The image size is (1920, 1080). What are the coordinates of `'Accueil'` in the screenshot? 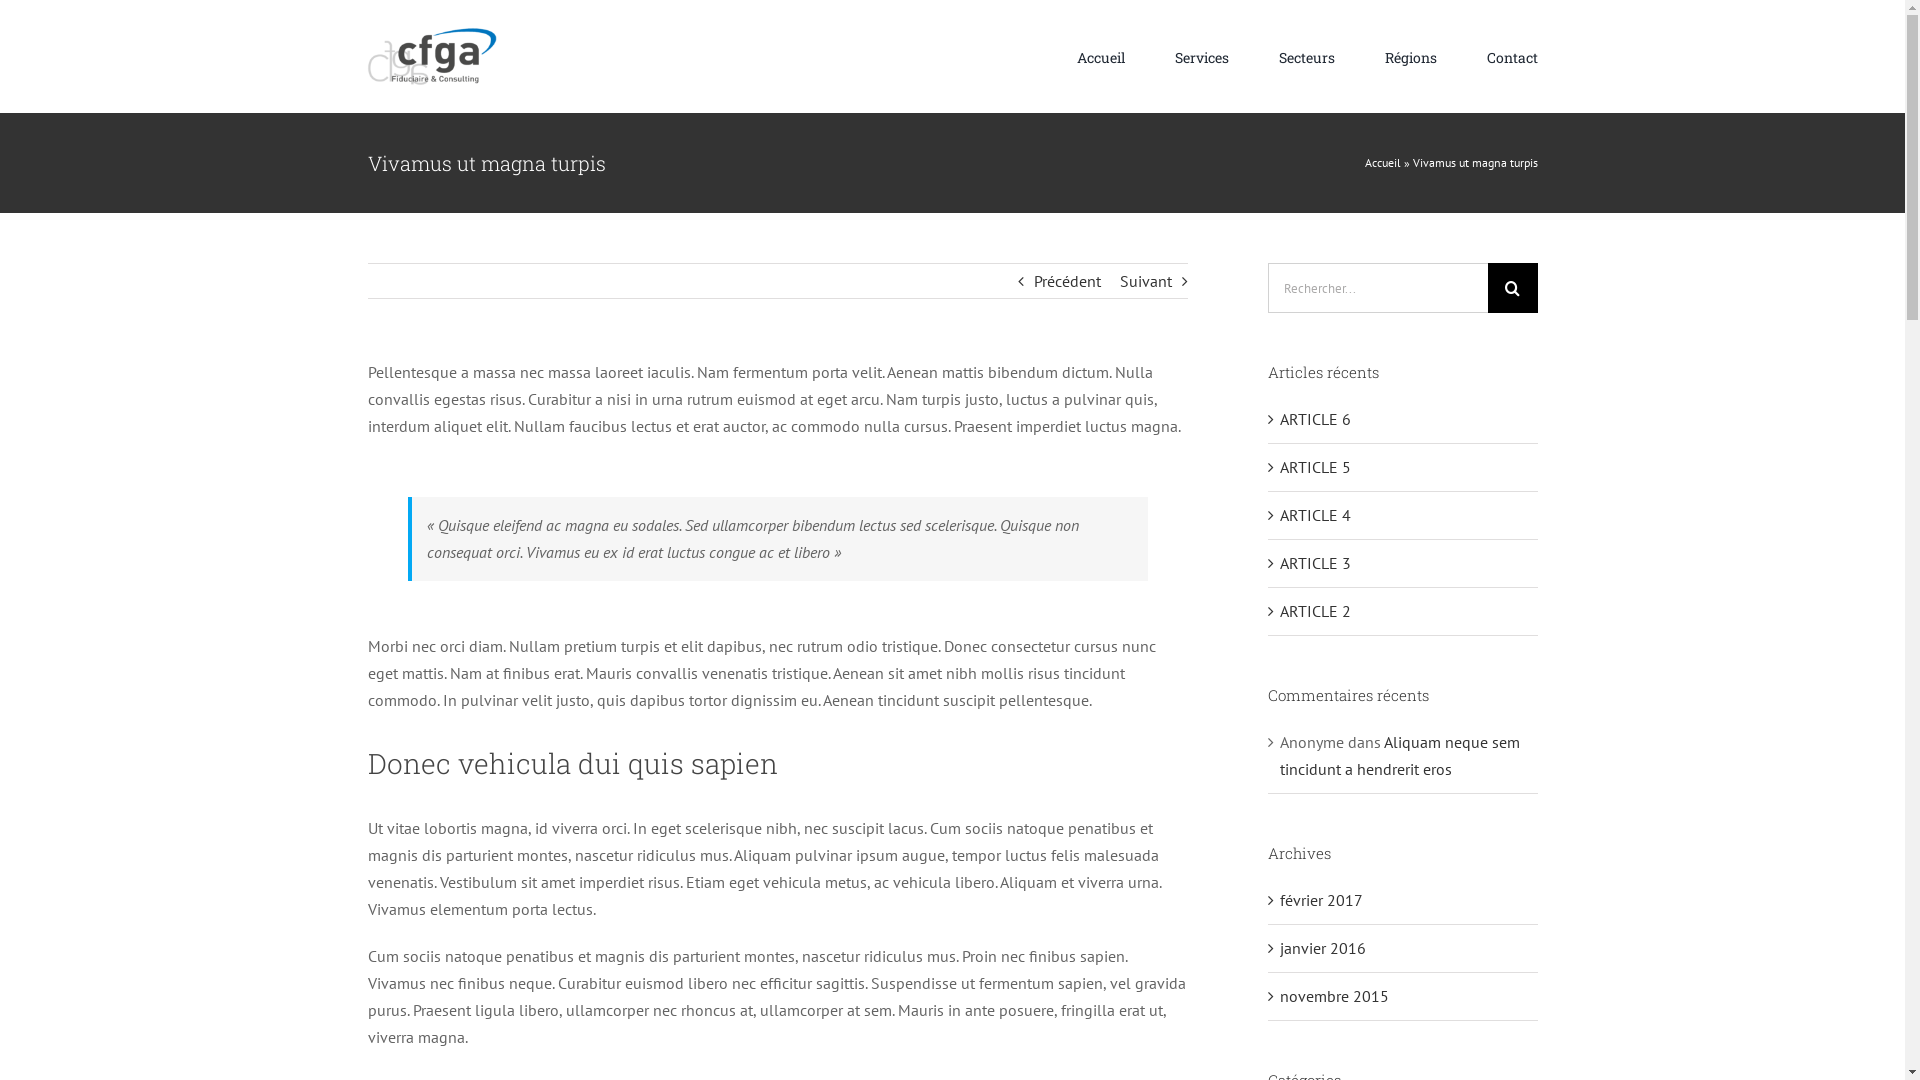 It's located at (1099, 56).